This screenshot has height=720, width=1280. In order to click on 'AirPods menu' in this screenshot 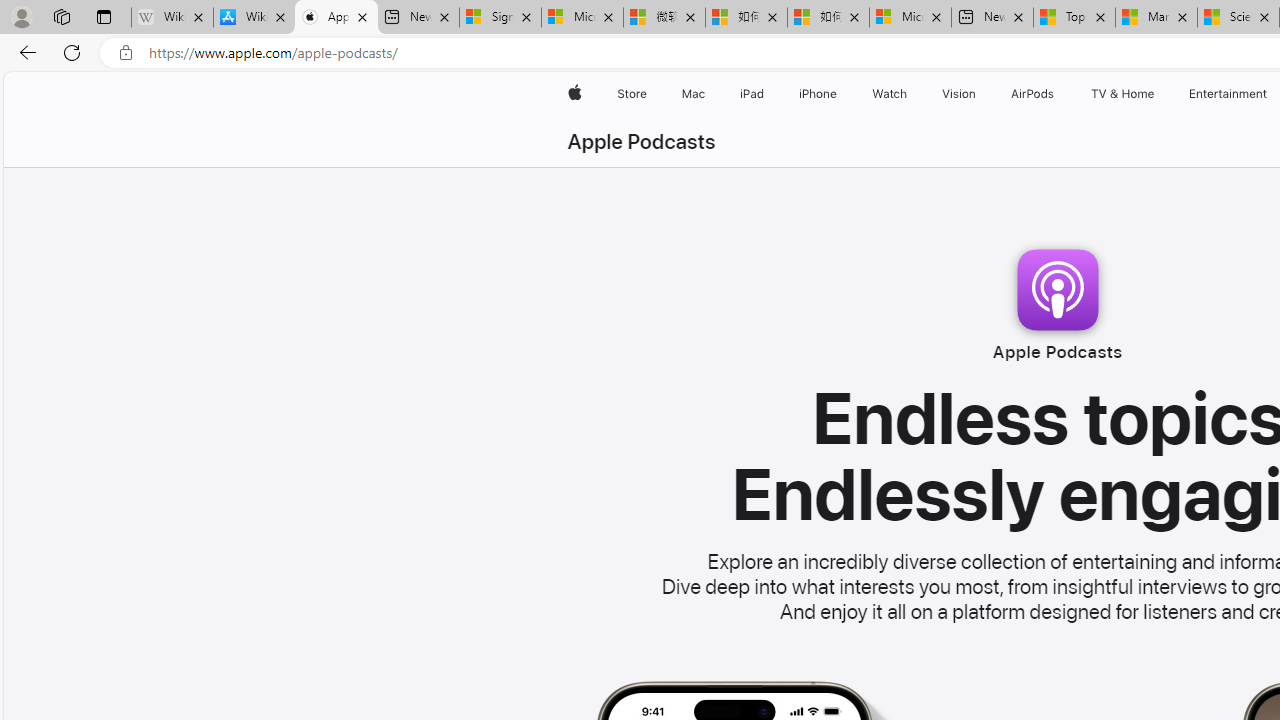, I will do `click(1057, 93)`.